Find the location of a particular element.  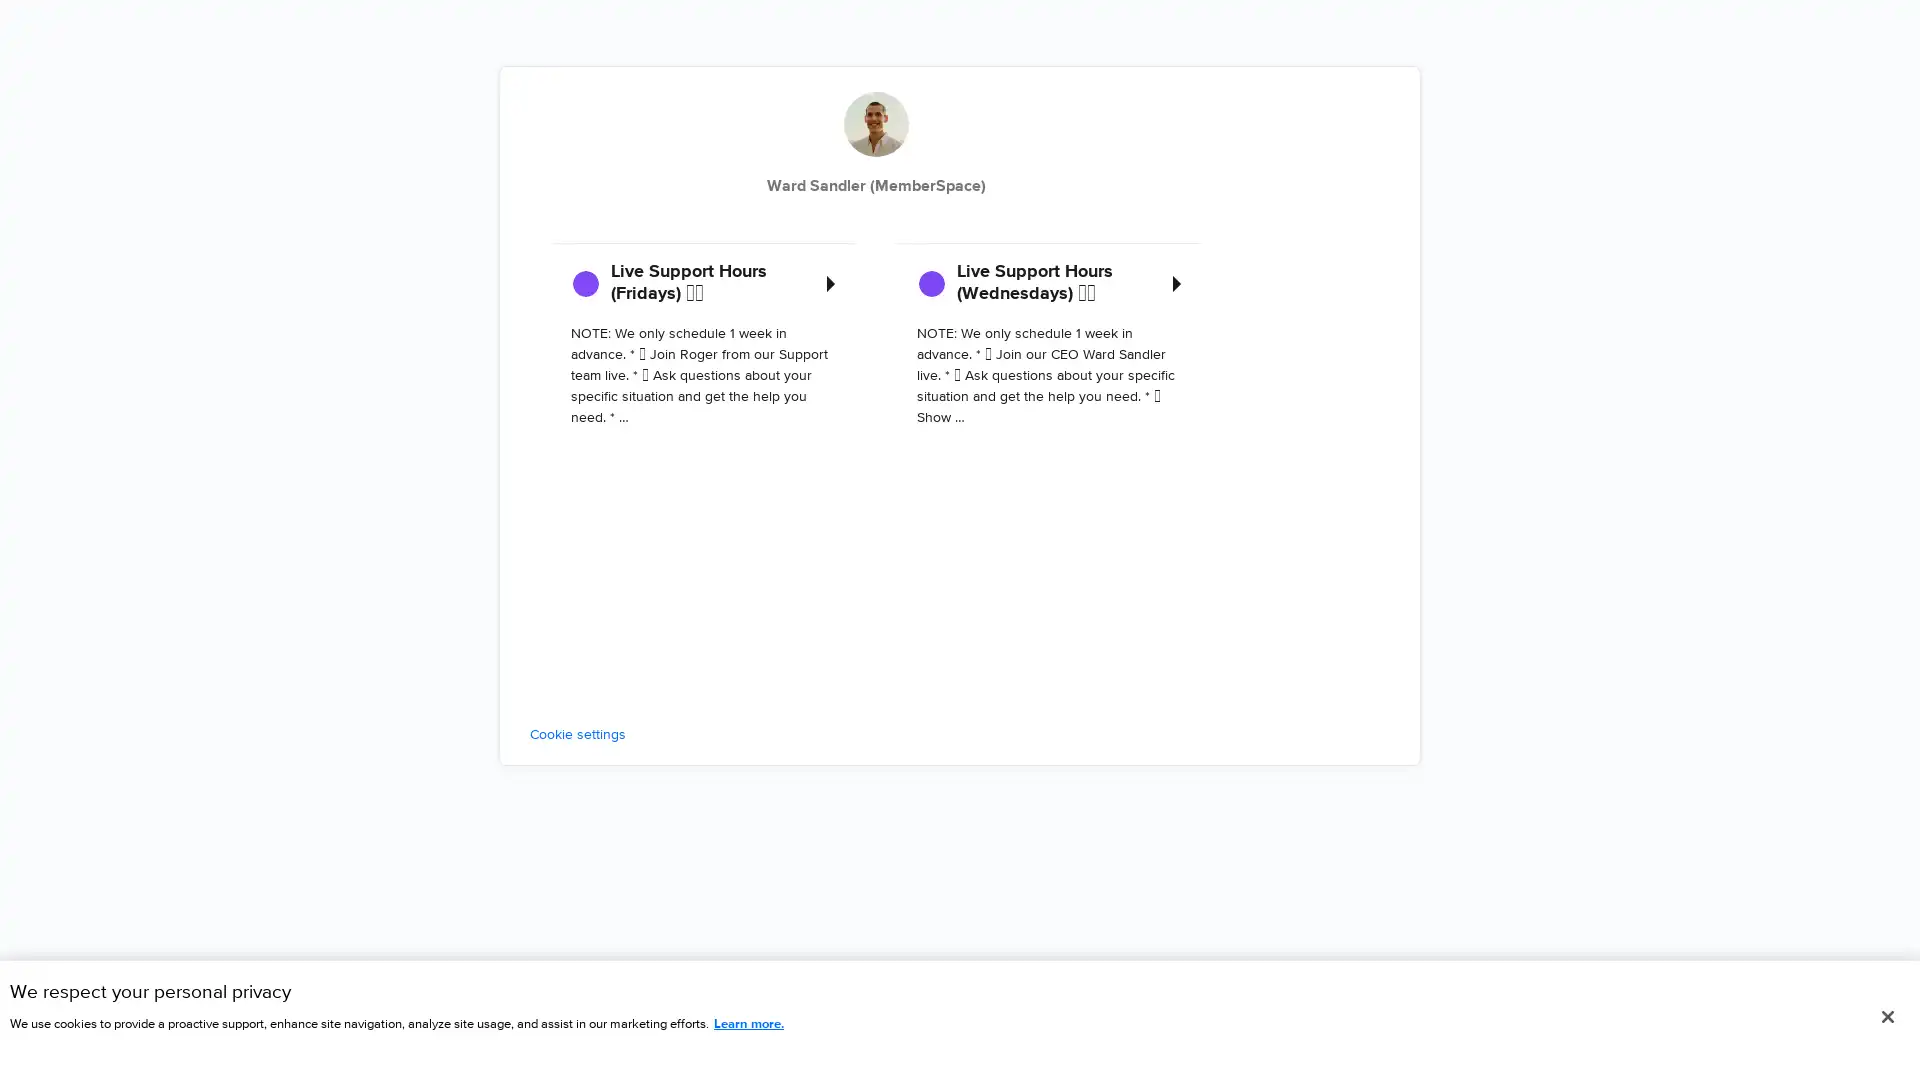

Close is located at coordinates (1886, 1017).